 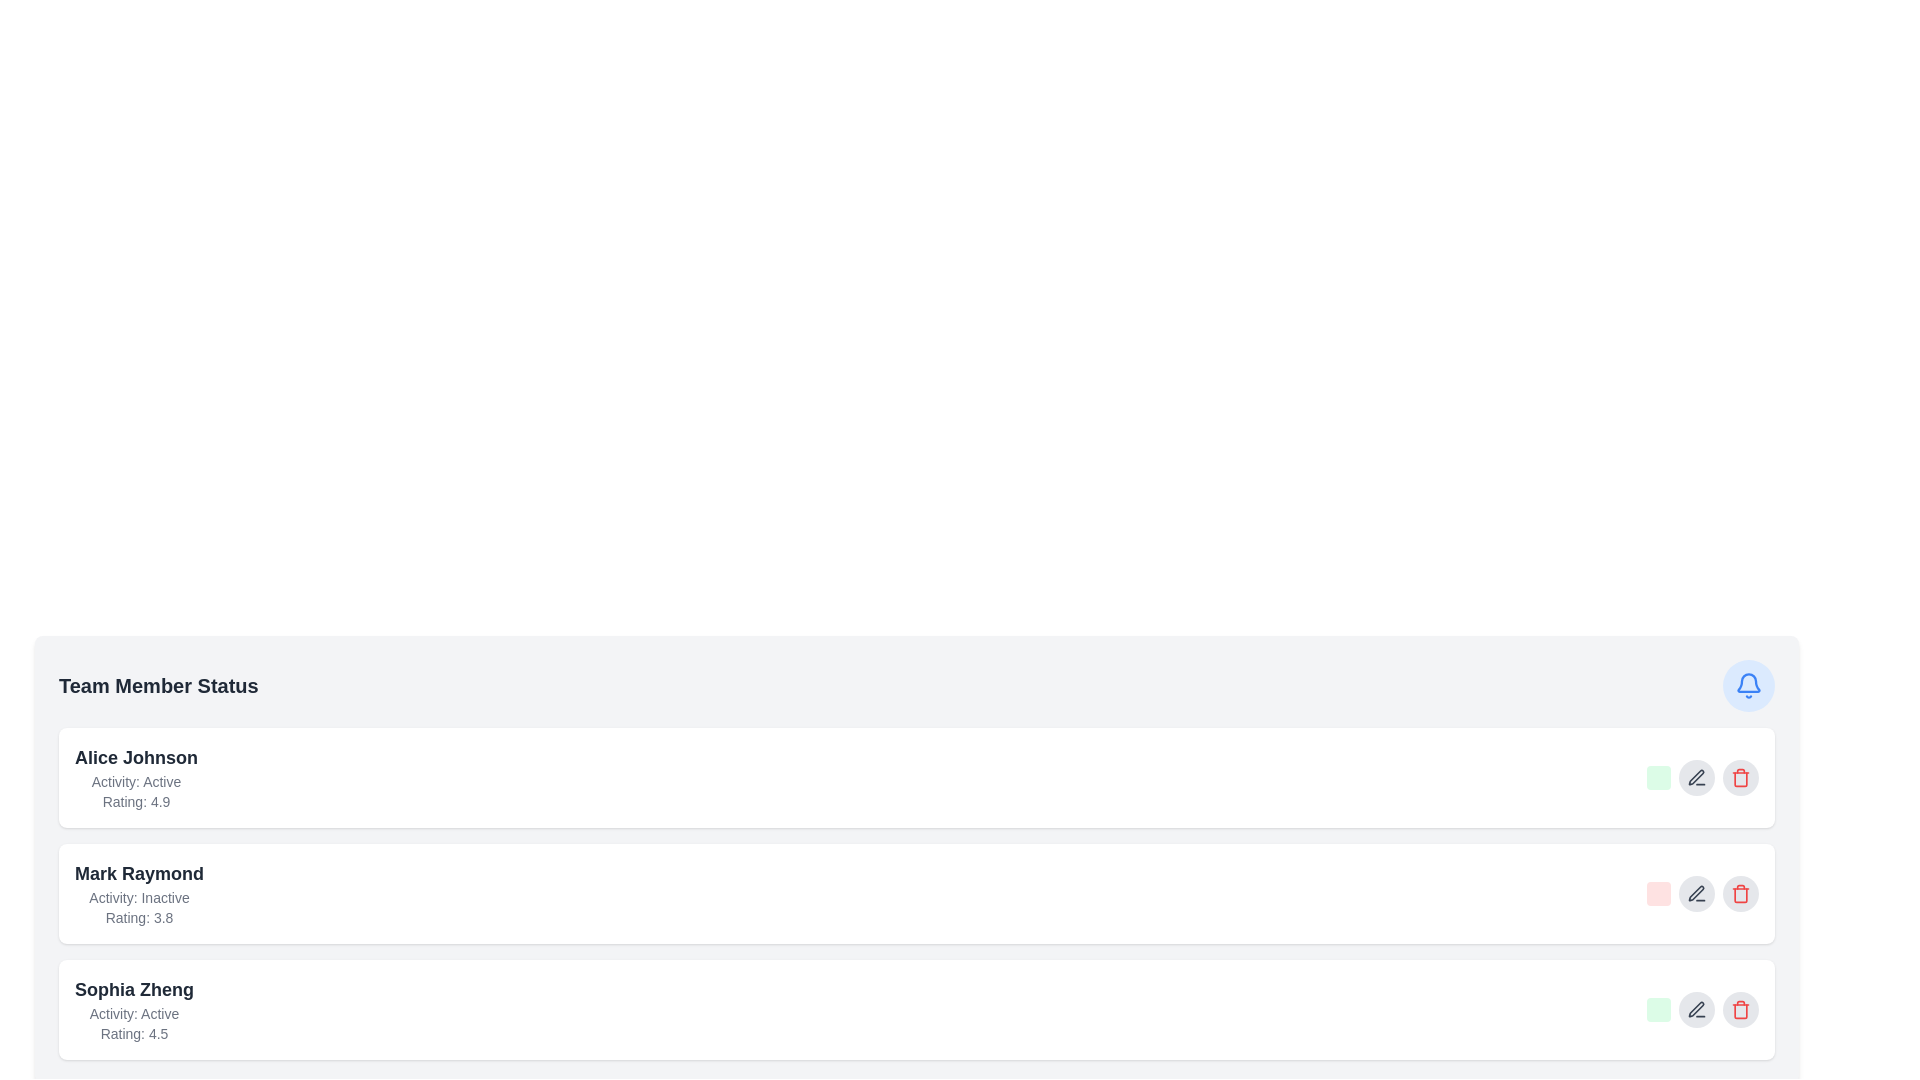 What do you see at coordinates (1747, 685) in the screenshot?
I see `the graphic icon (notification bell) which is a circular icon with a blue background and a bell symbol, located at the far right of the 'Team Member Status' section` at bounding box center [1747, 685].